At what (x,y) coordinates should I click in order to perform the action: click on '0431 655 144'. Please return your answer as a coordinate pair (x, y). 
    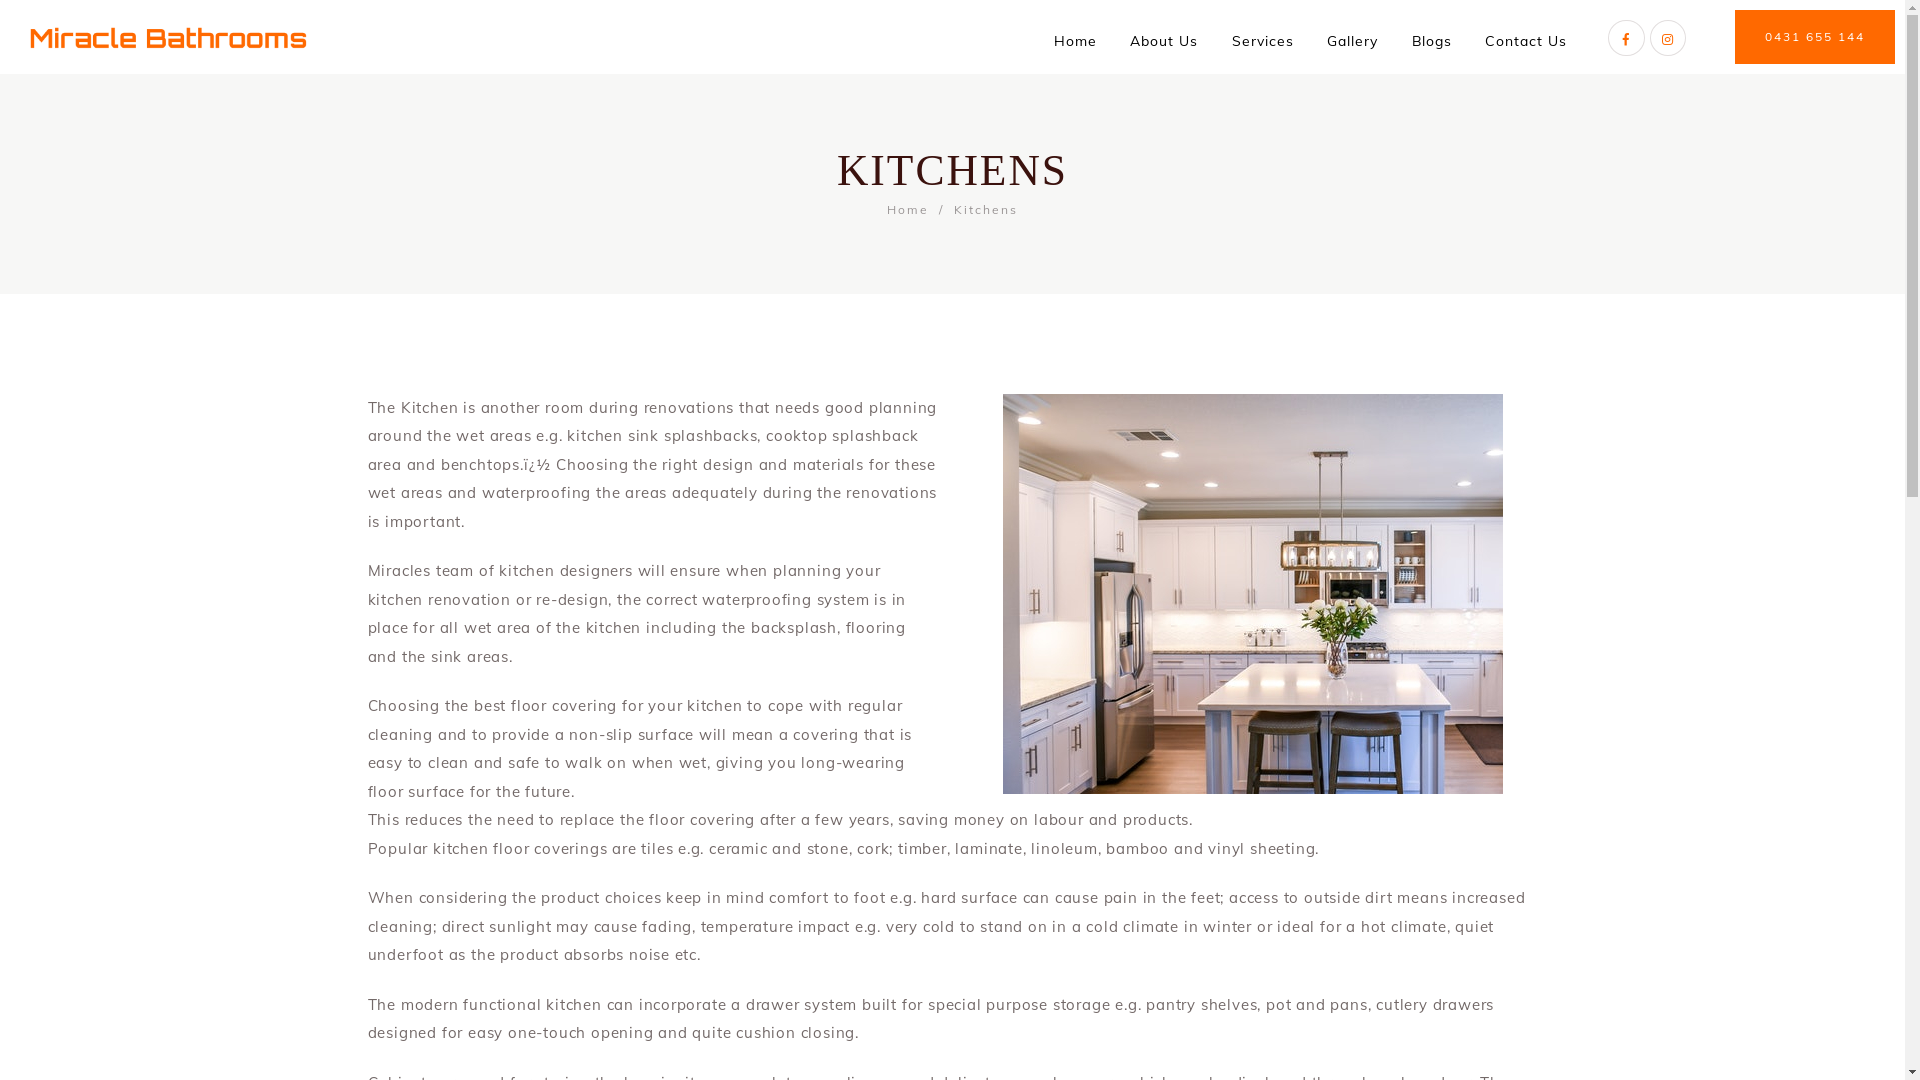
    Looking at the image, I should click on (1814, 36).